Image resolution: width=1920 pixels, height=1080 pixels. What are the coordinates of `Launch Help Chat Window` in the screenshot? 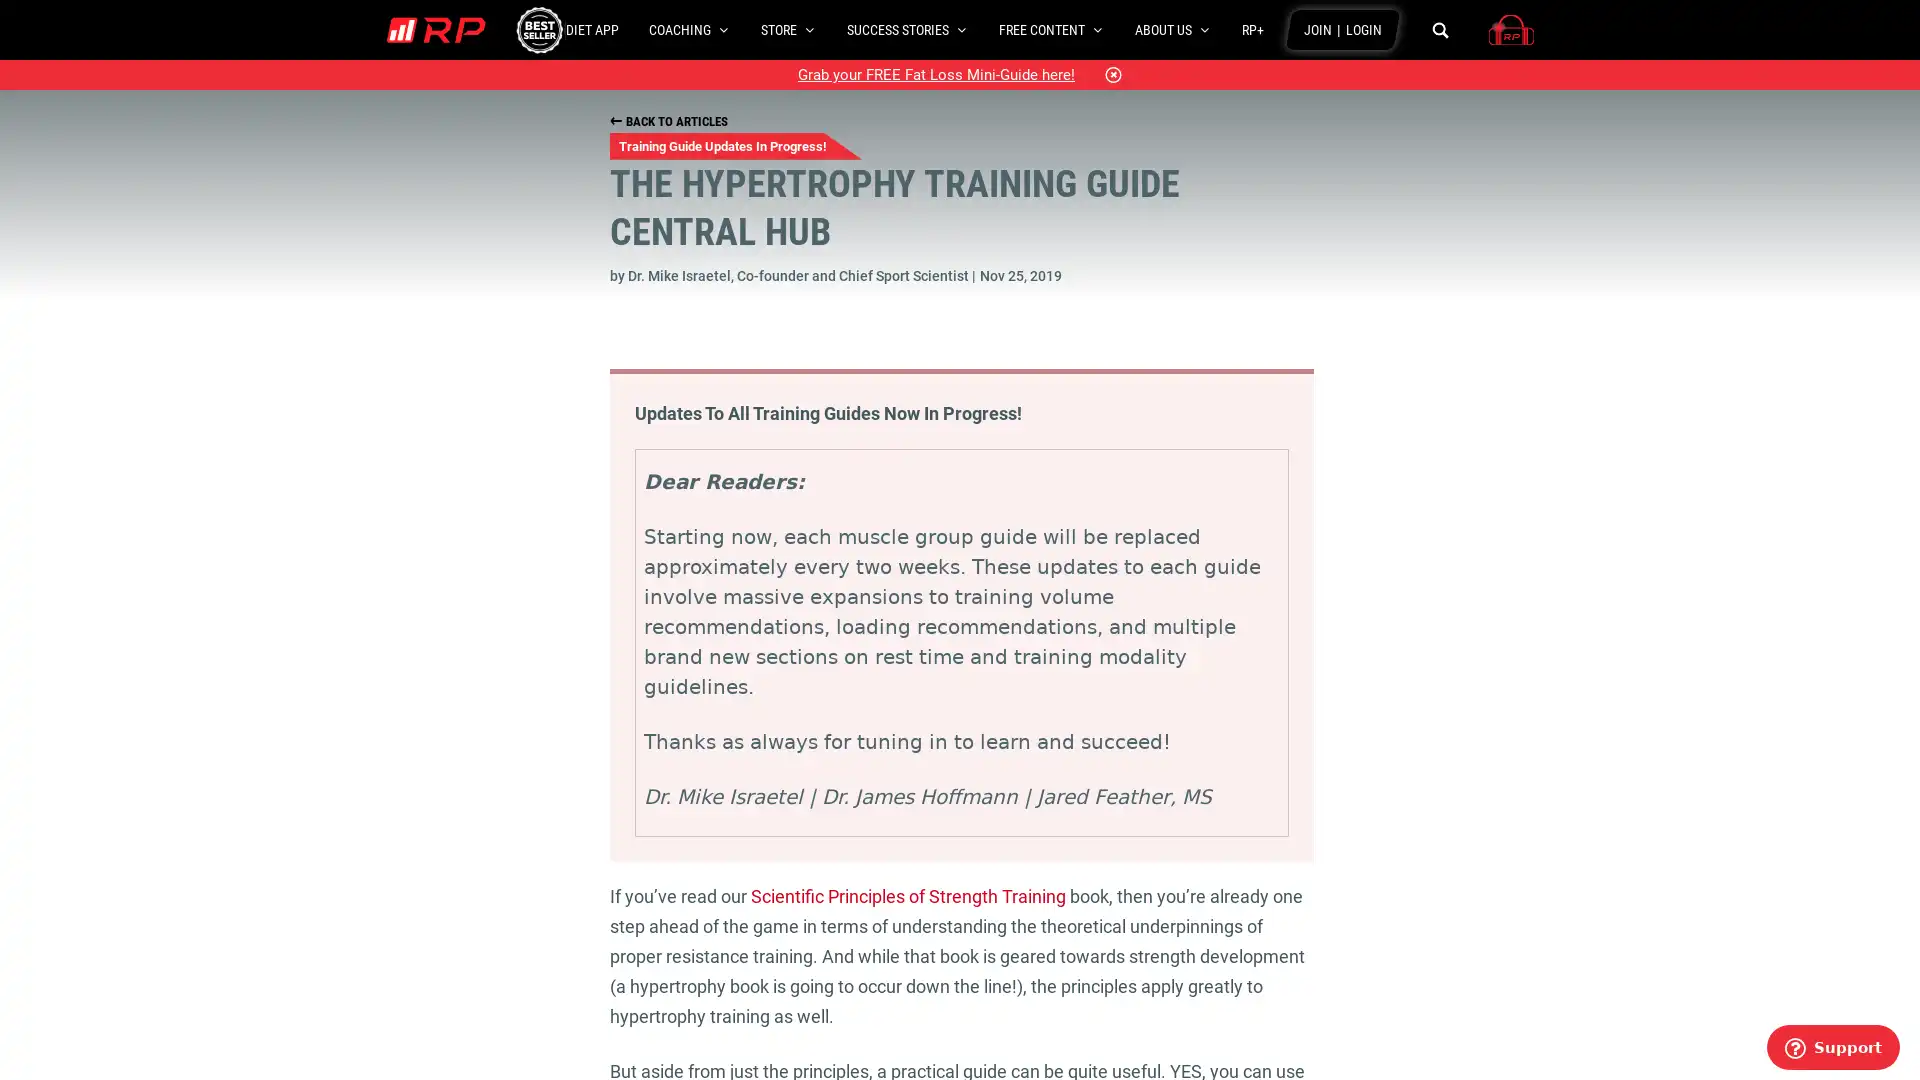 It's located at (1833, 1046).